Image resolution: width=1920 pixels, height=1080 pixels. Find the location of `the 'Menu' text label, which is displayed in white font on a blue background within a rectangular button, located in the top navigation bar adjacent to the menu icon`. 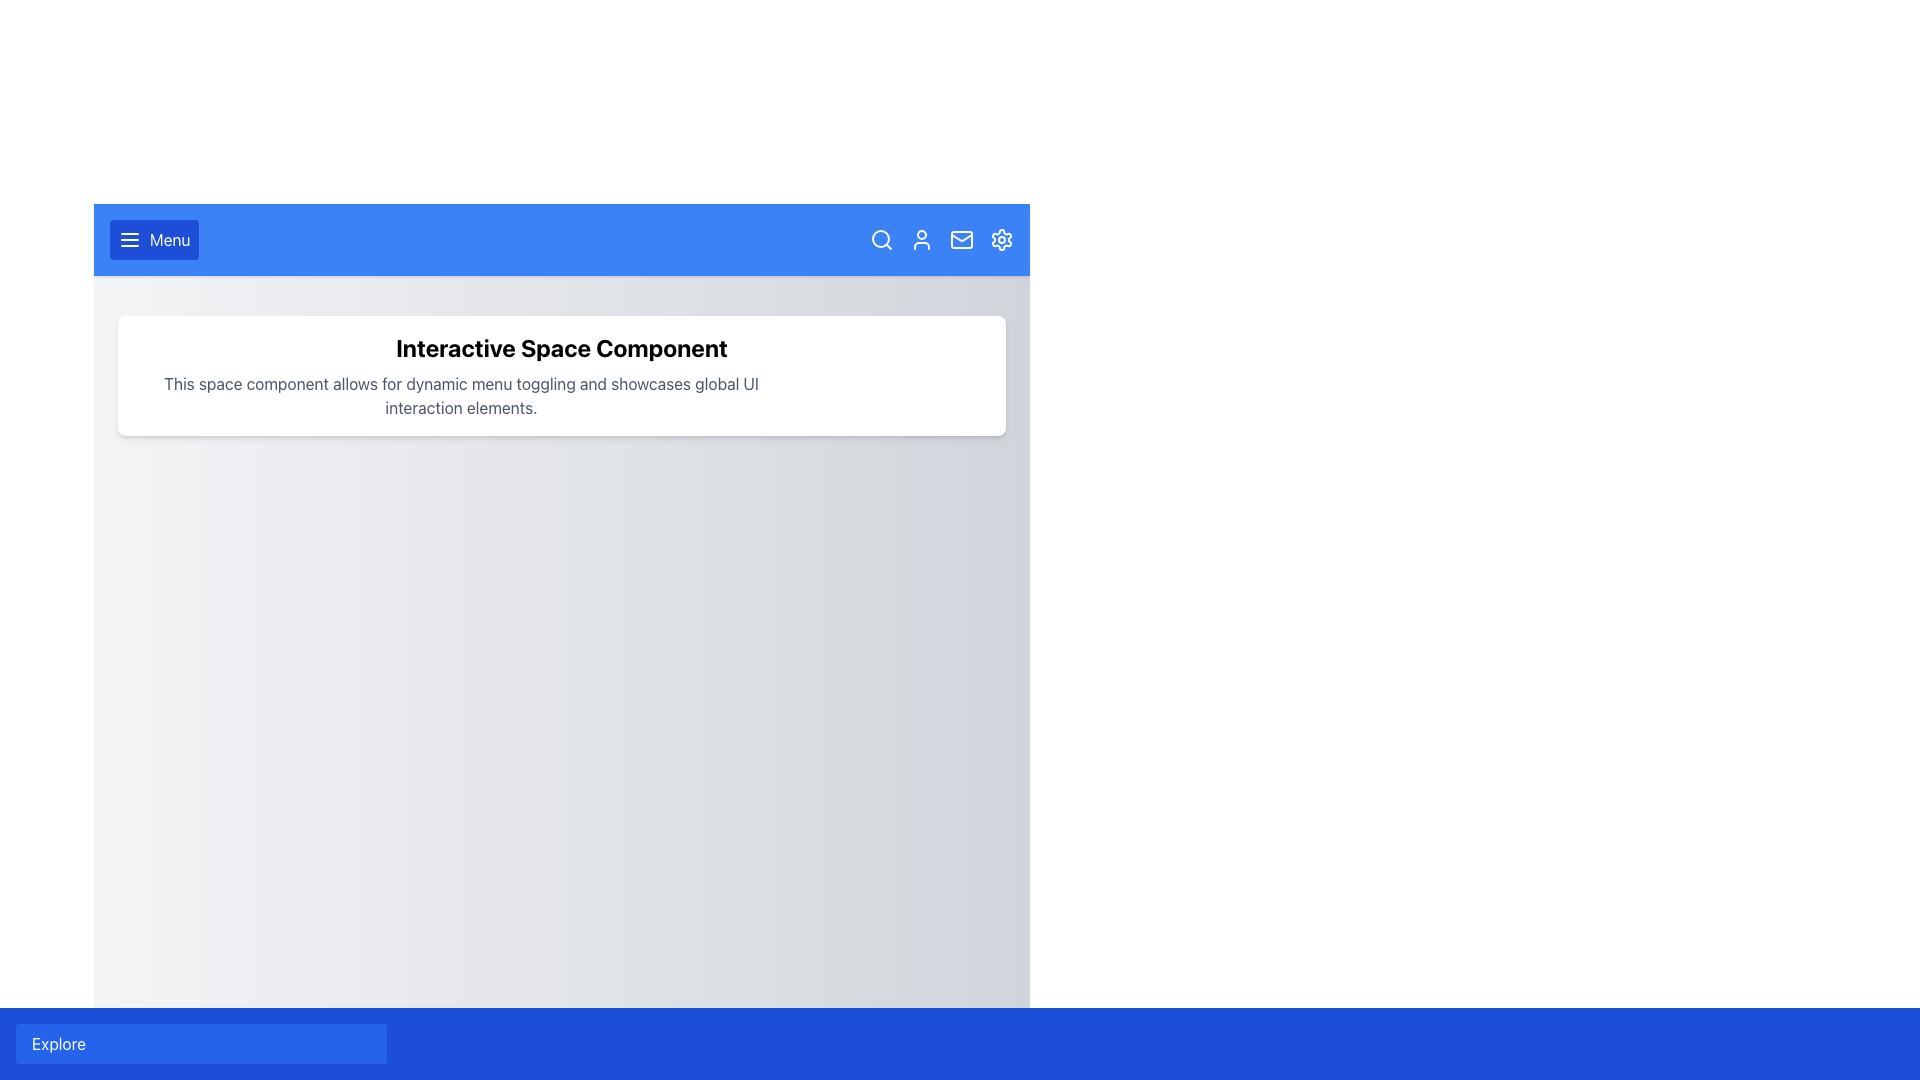

the 'Menu' text label, which is displayed in white font on a blue background within a rectangular button, located in the top navigation bar adjacent to the menu icon is located at coordinates (170, 238).